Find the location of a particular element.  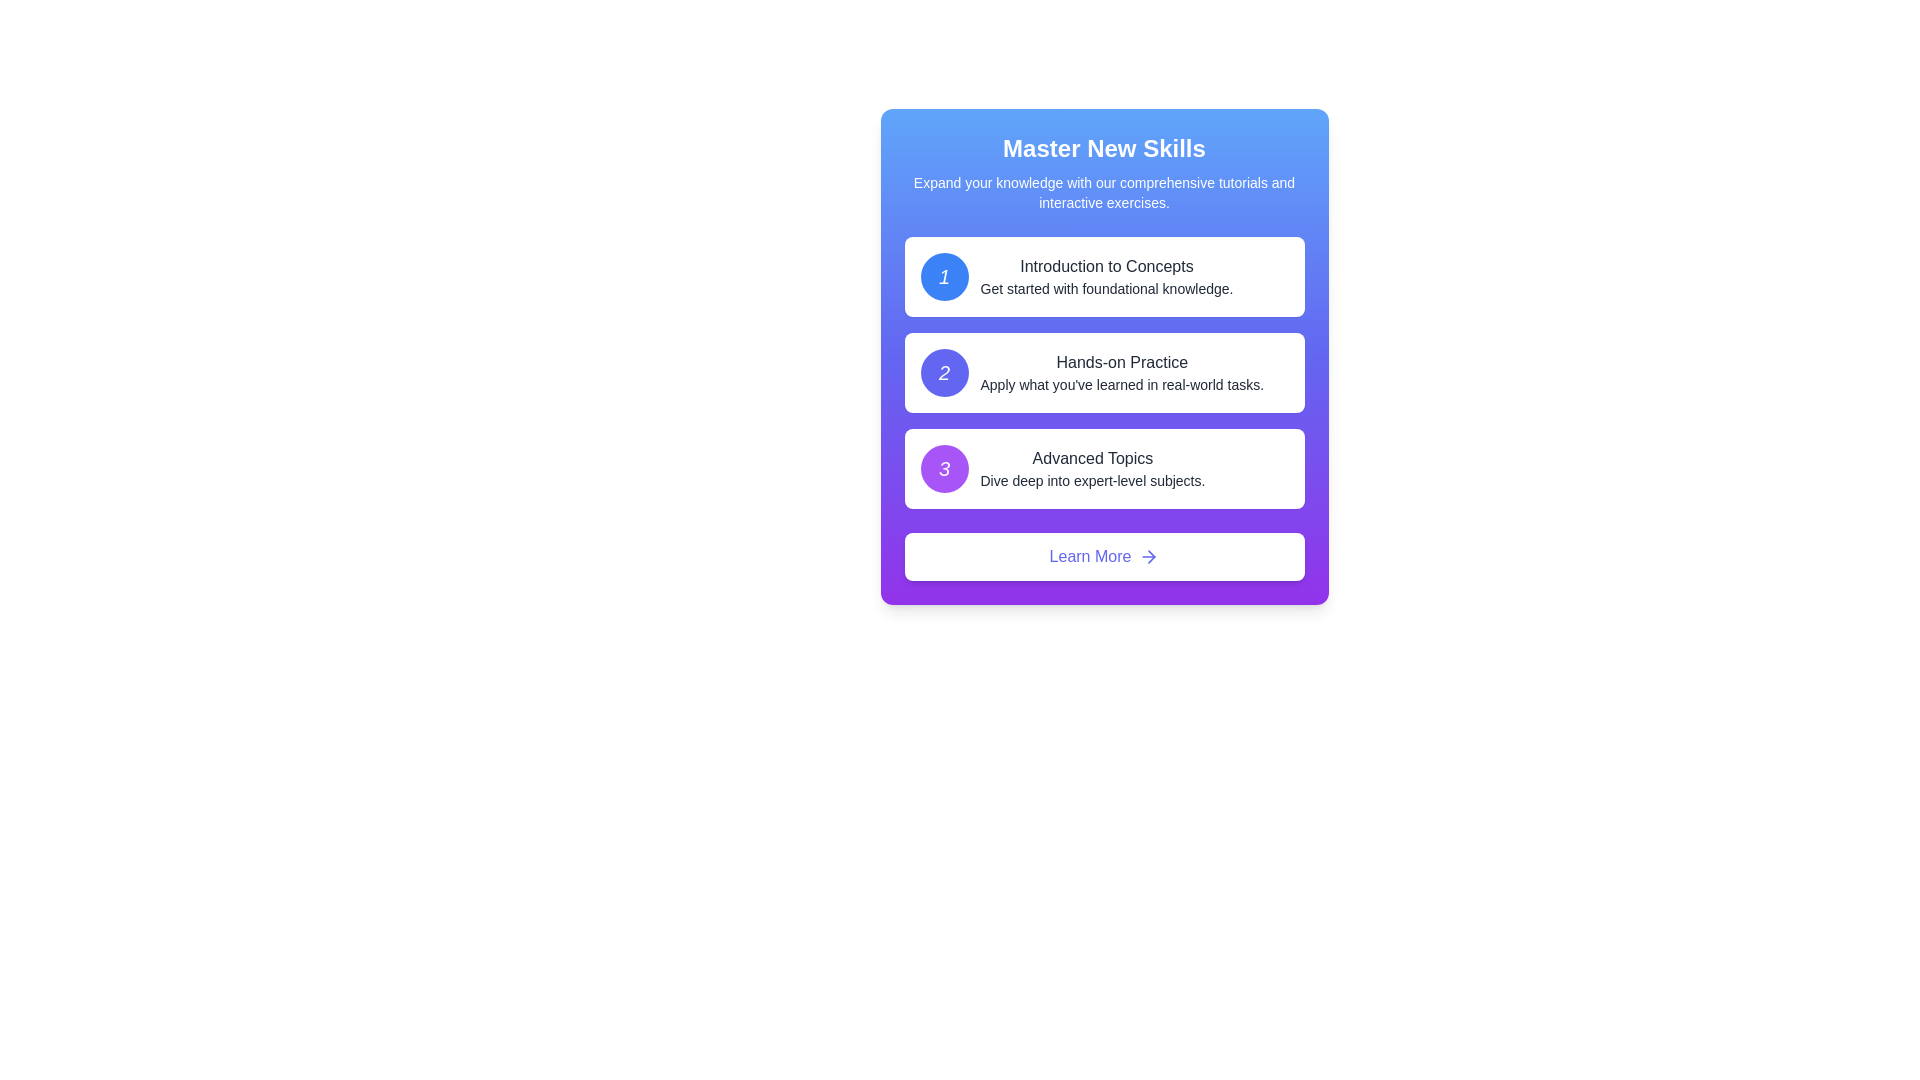

text label that says 'Dive deep into expert-level subjects.' positioned below the 'Advanced Topics' heading is located at coordinates (1091, 481).